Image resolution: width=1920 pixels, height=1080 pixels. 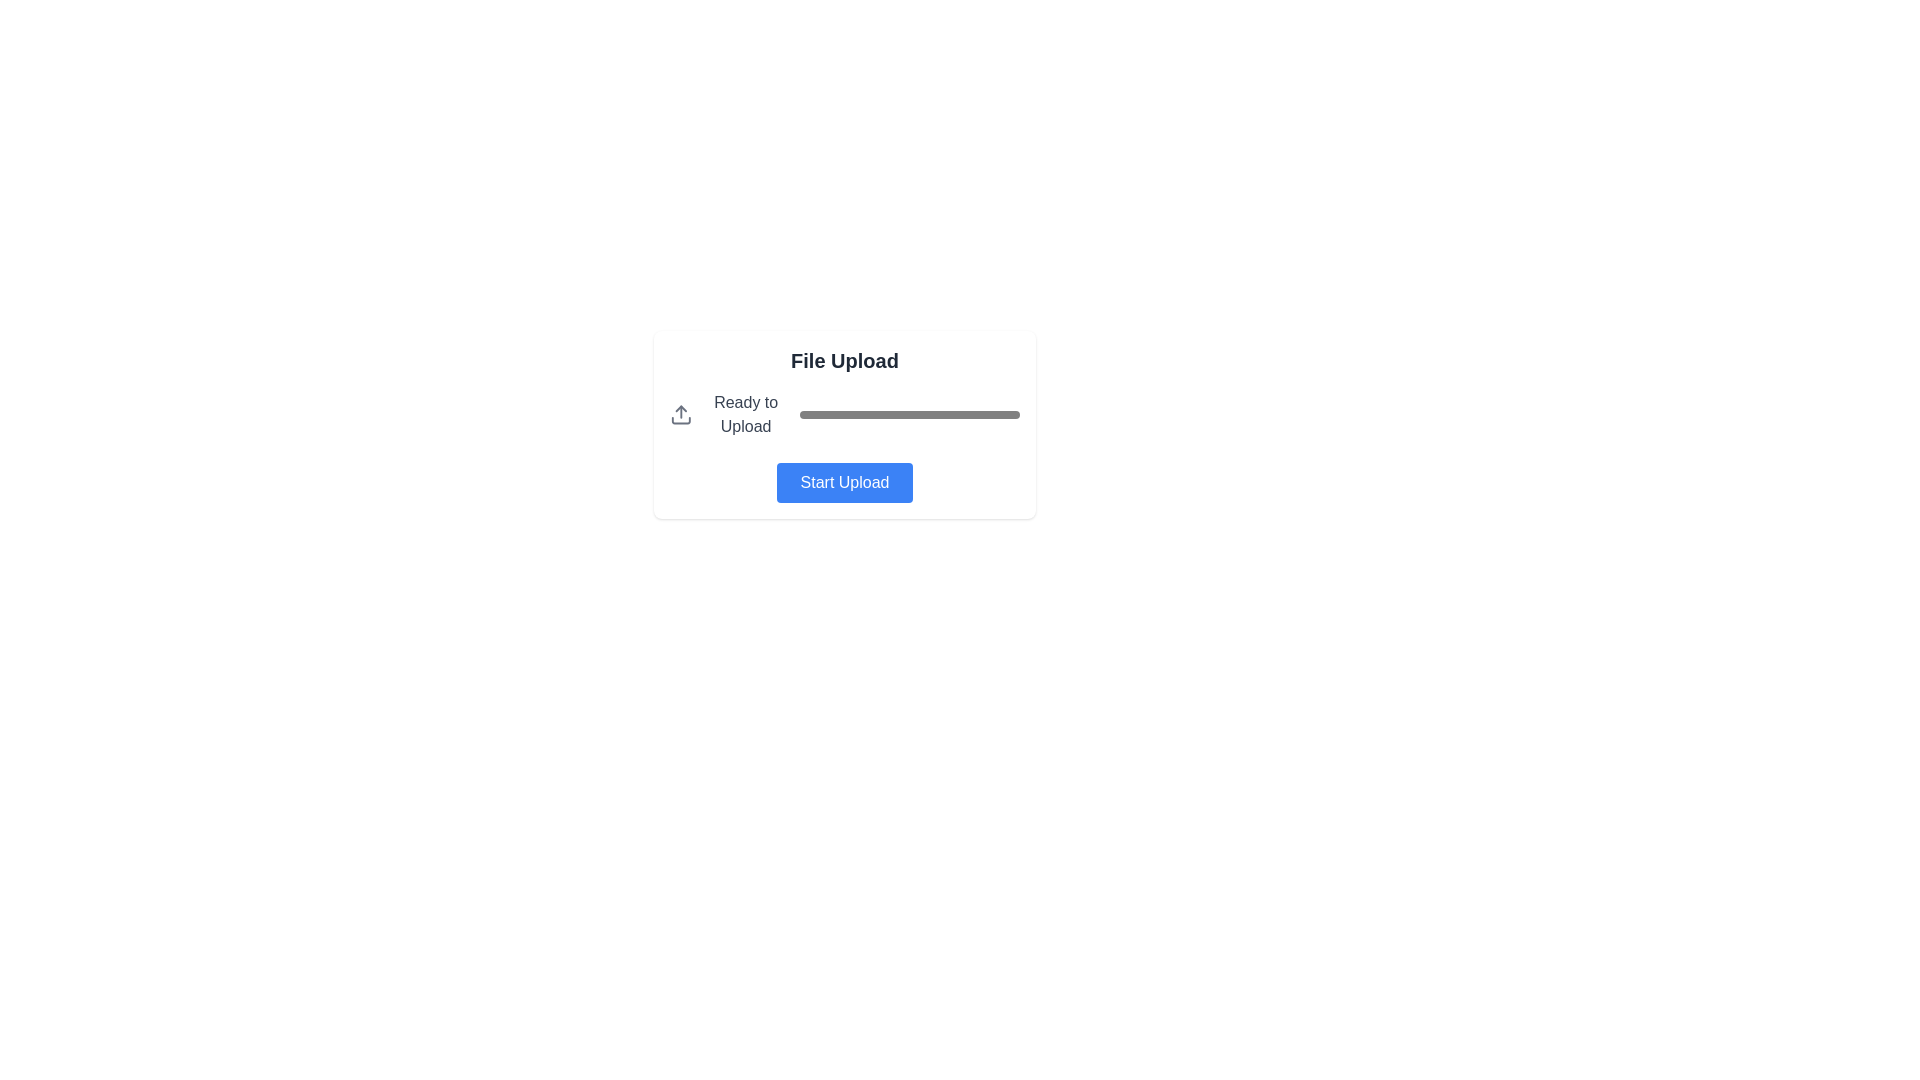 I want to click on the static text label indicating the upload status, which is positioned between the upload icon and the progress bar, so click(x=745, y=414).